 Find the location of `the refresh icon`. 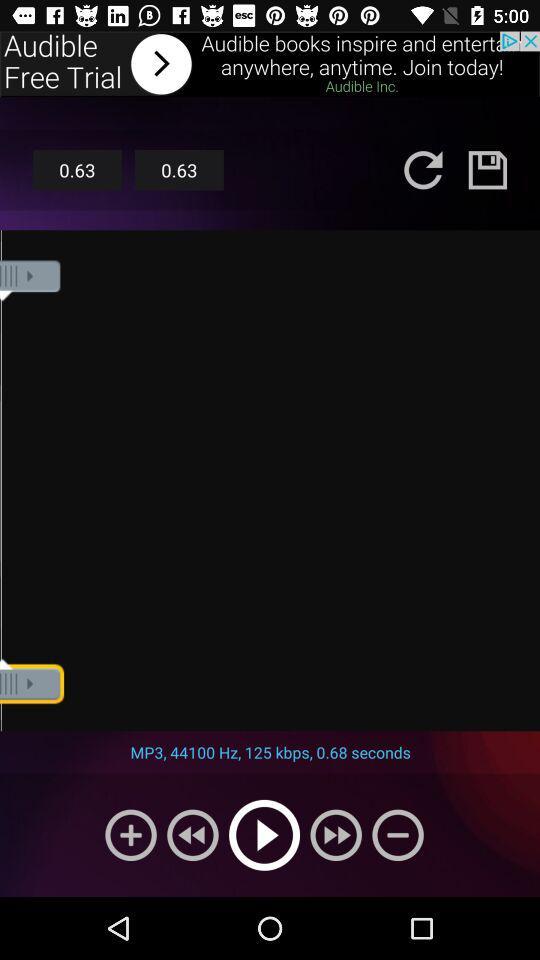

the refresh icon is located at coordinates (422, 169).